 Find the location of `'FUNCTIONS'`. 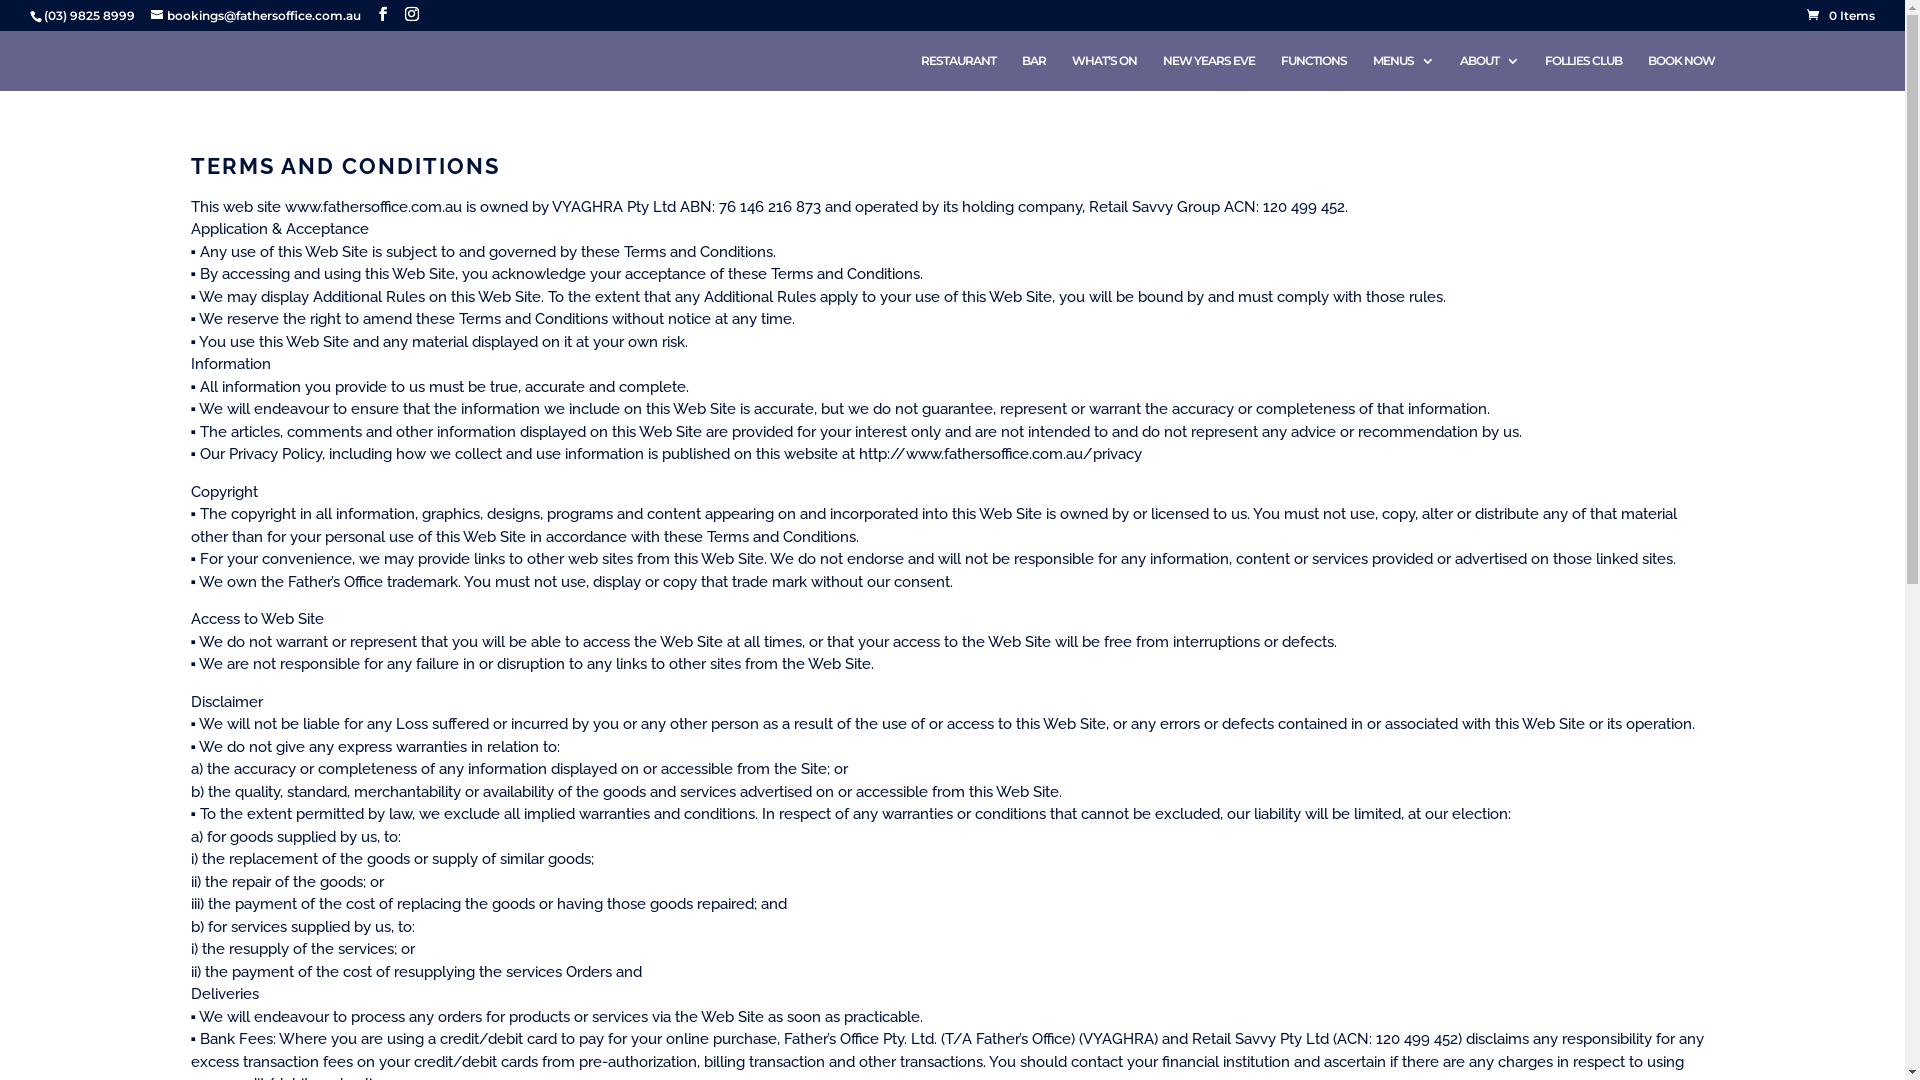

'FUNCTIONS' is located at coordinates (1313, 71).